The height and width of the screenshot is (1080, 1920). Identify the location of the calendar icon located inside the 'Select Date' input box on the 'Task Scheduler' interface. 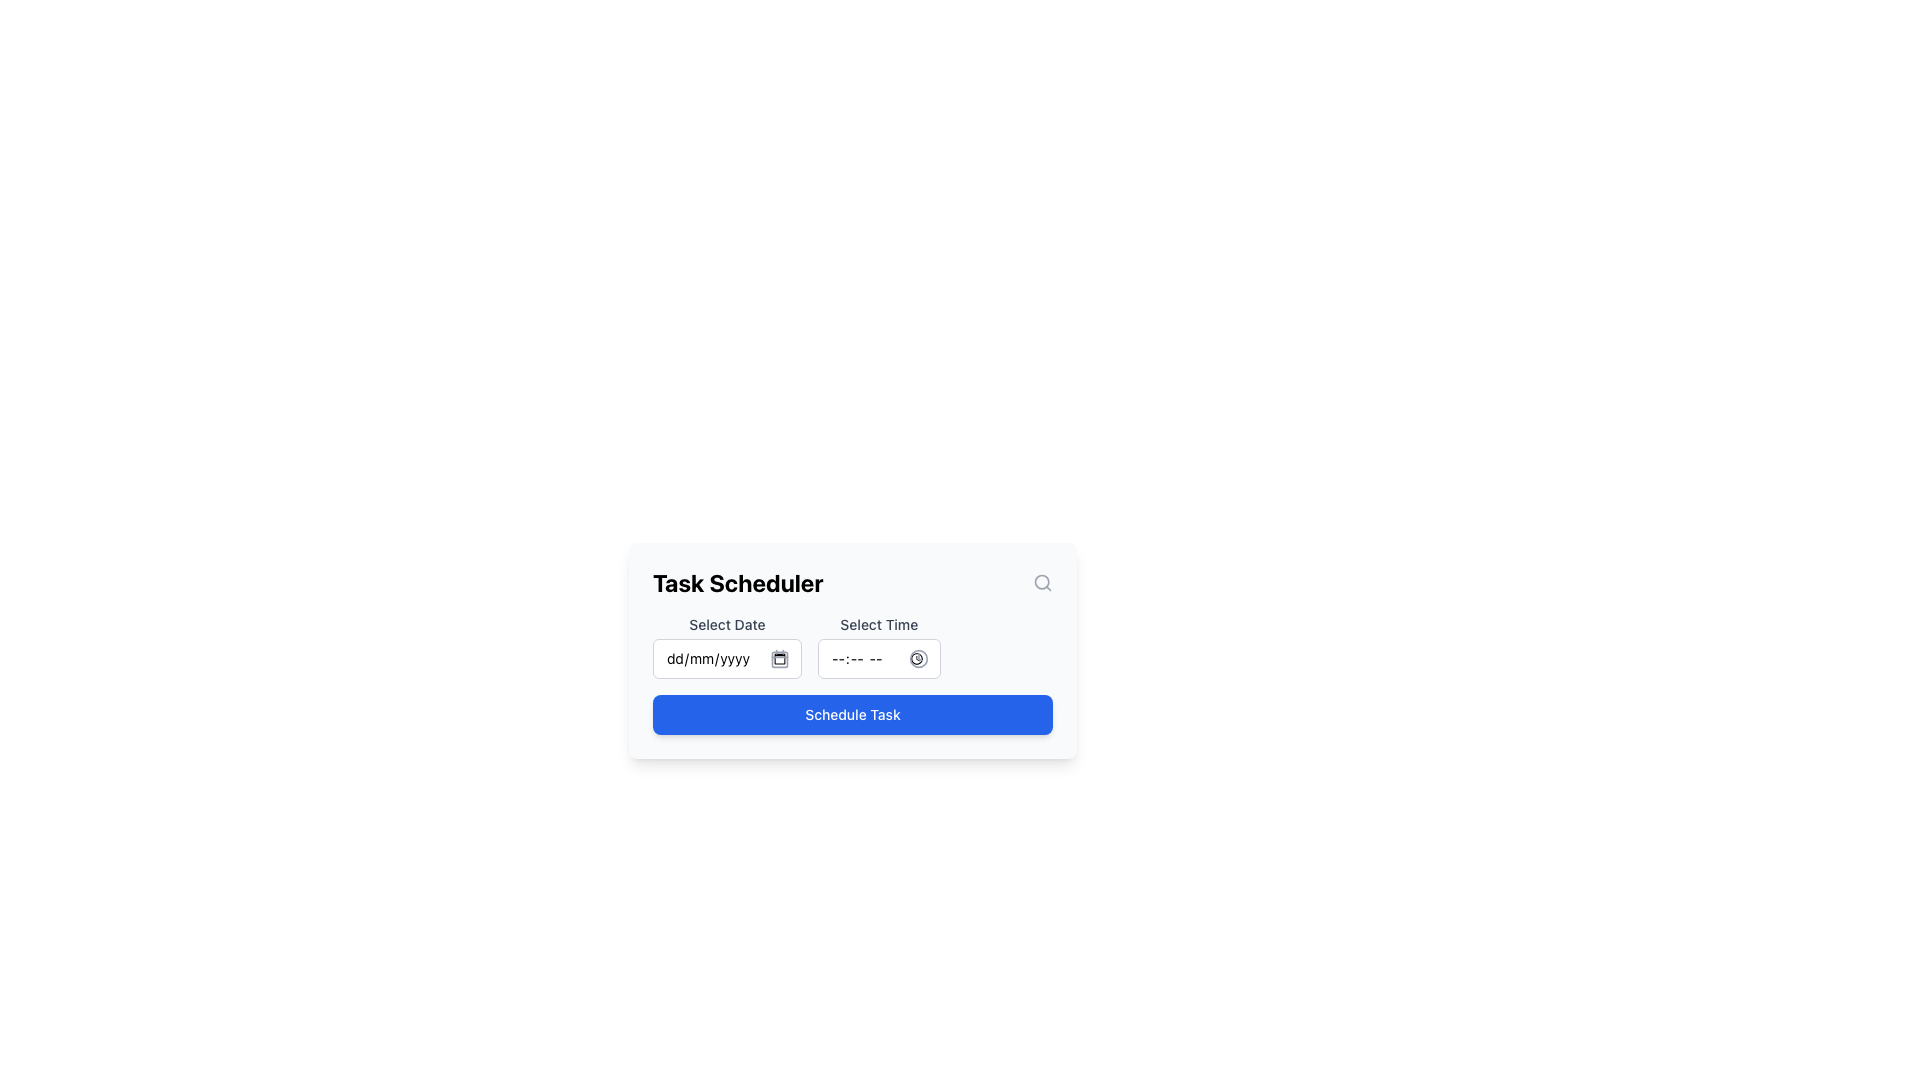
(778, 659).